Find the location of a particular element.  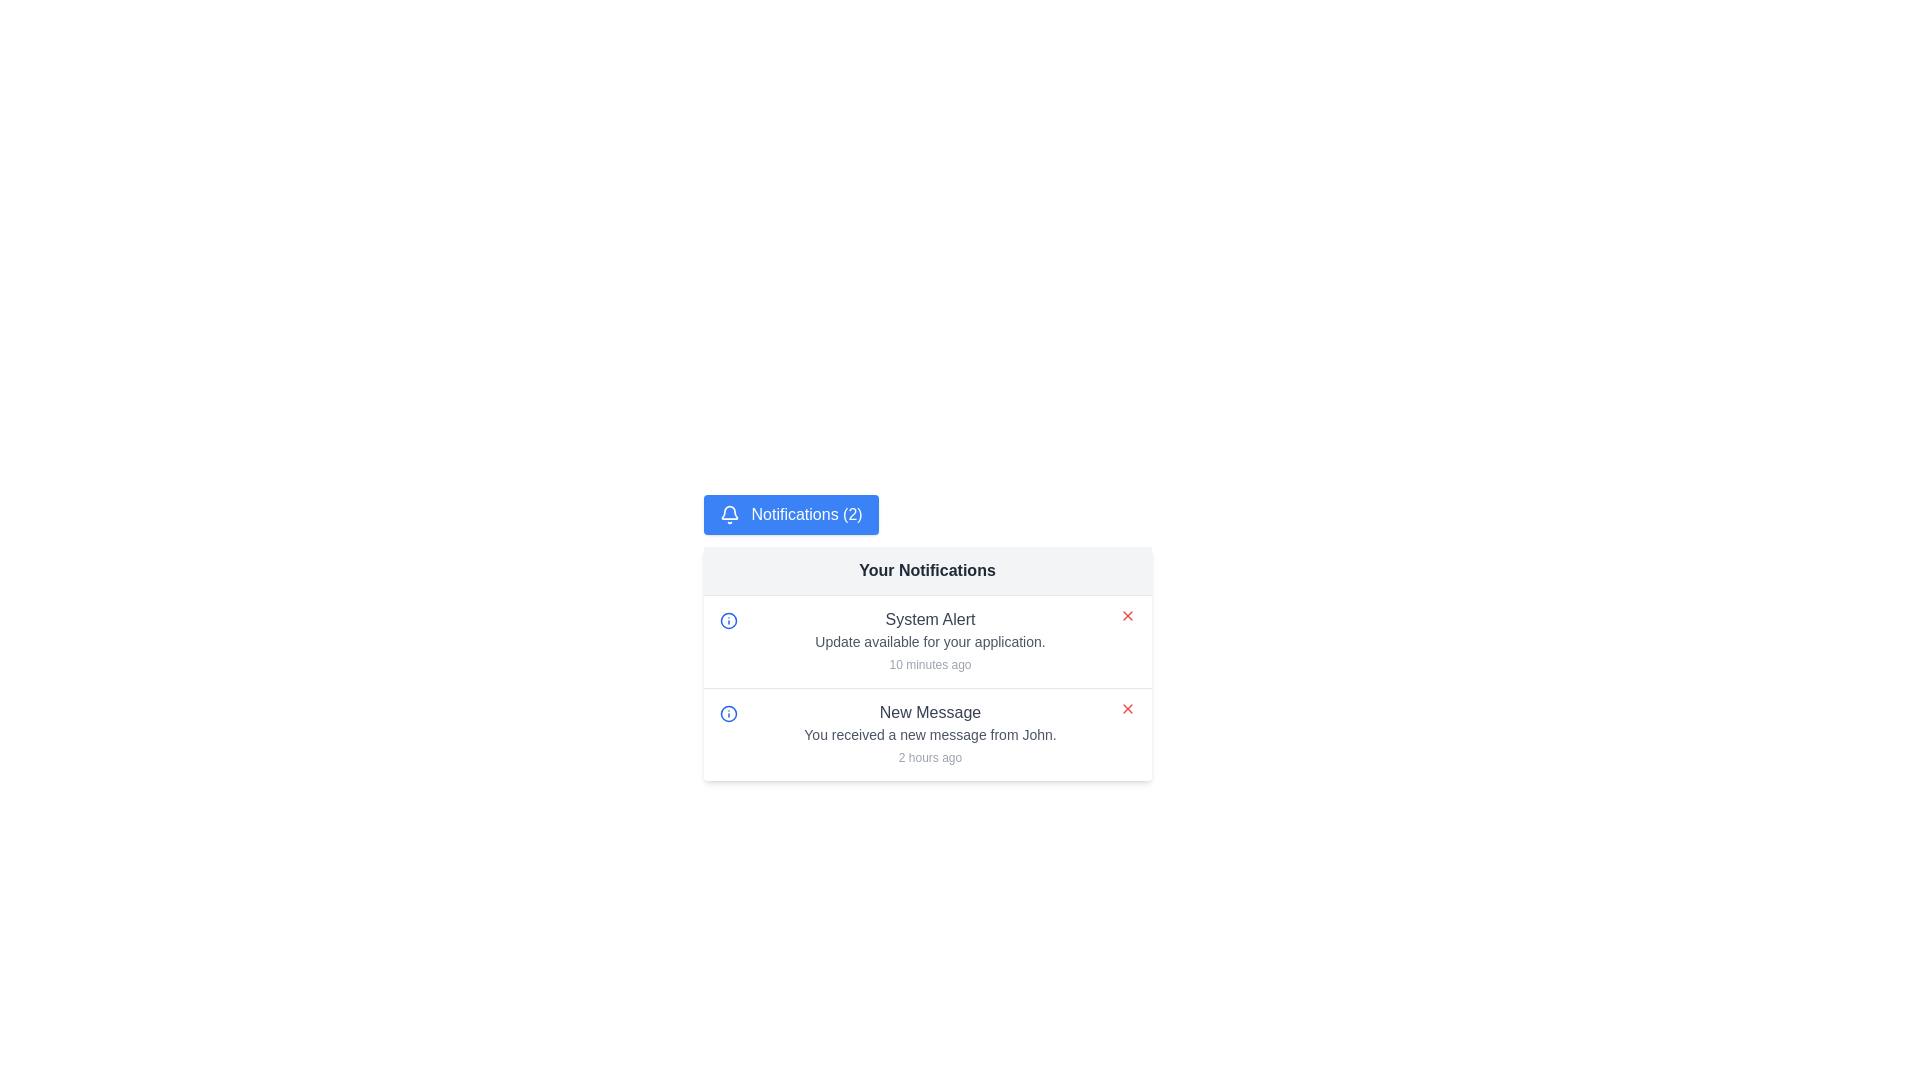

the Notification Block that displays 'System Alert' followed by 'Update available for your application.' and '10 minutes ago' is located at coordinates (929, 641).